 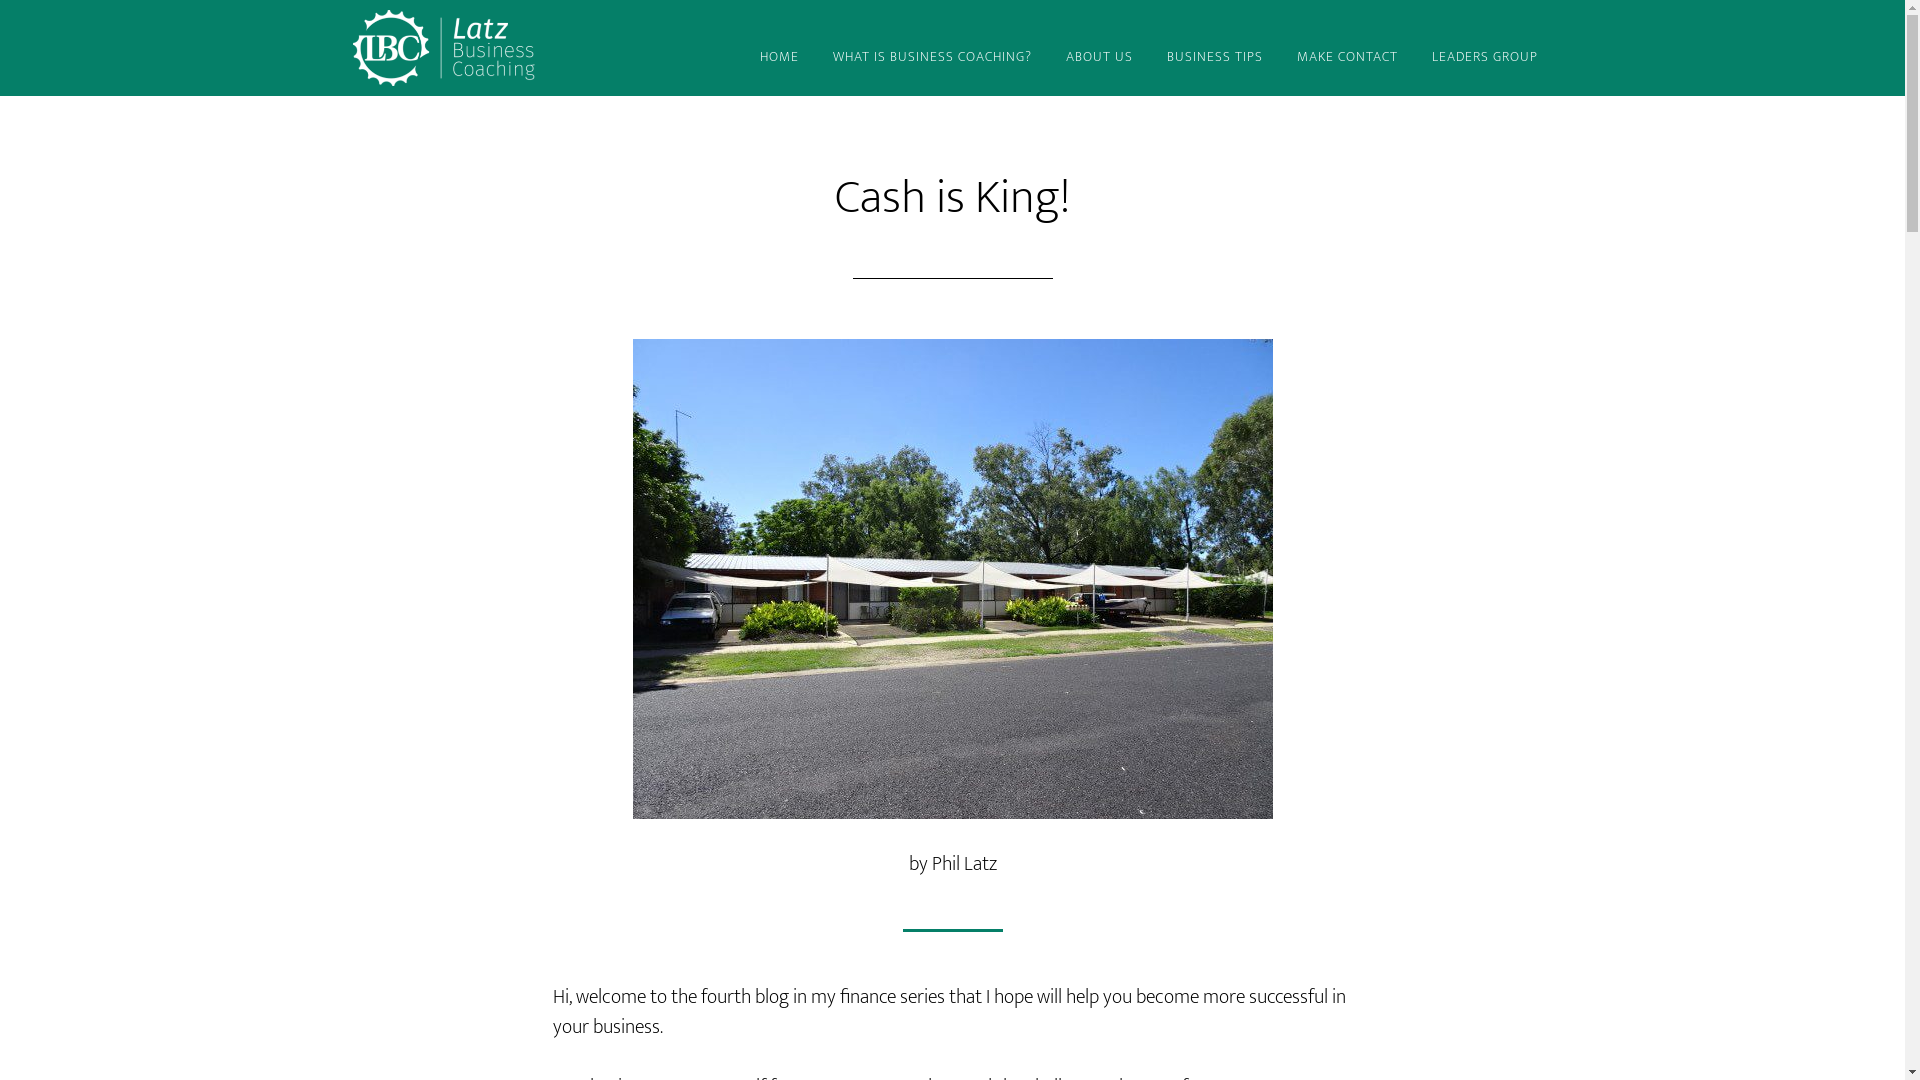 What do you see at coordinates (1152, 56) in the screenshot?
I see `'BUSINESS TIPS'` at bounding box center [1152, 56].